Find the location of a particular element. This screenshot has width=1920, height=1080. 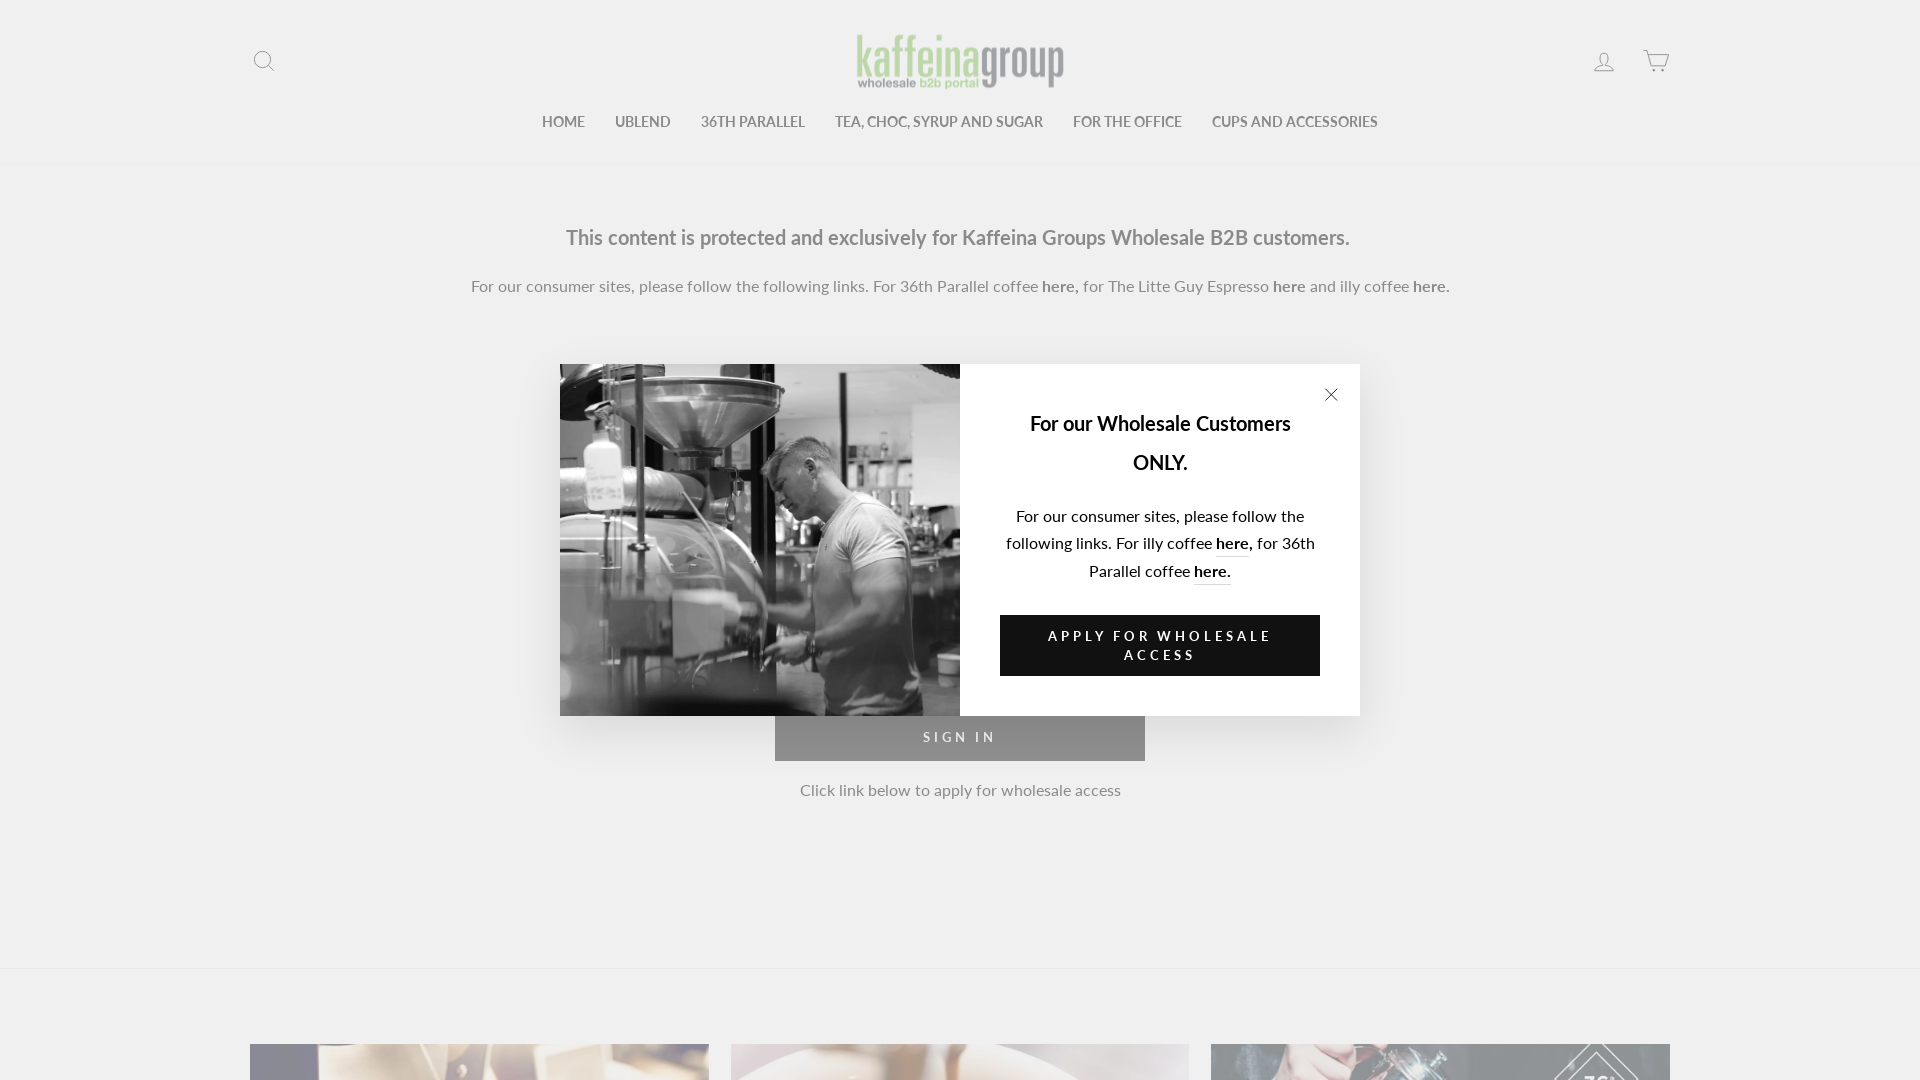

'36TH PARALLEL' is located at coordinates (752, 122).